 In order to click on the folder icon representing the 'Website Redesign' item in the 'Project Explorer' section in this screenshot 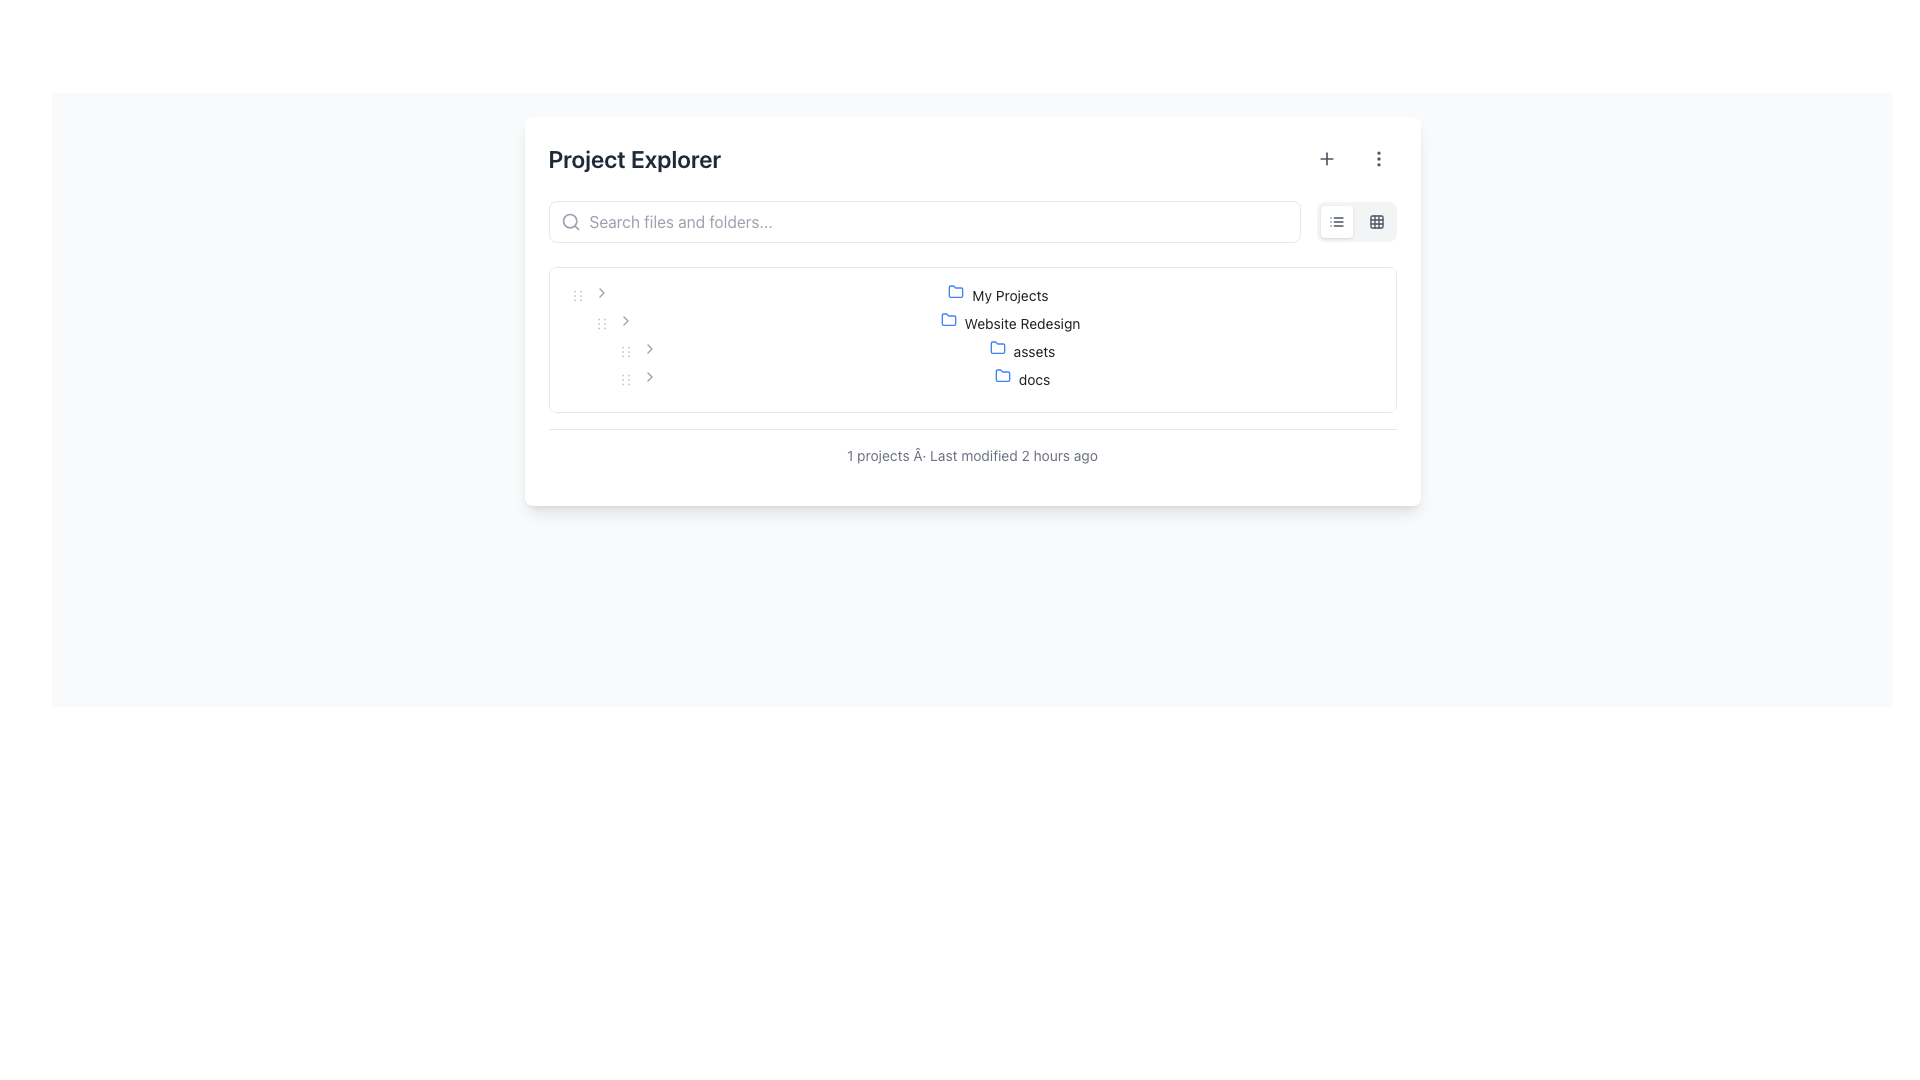, I will do `click(951, 323)`.